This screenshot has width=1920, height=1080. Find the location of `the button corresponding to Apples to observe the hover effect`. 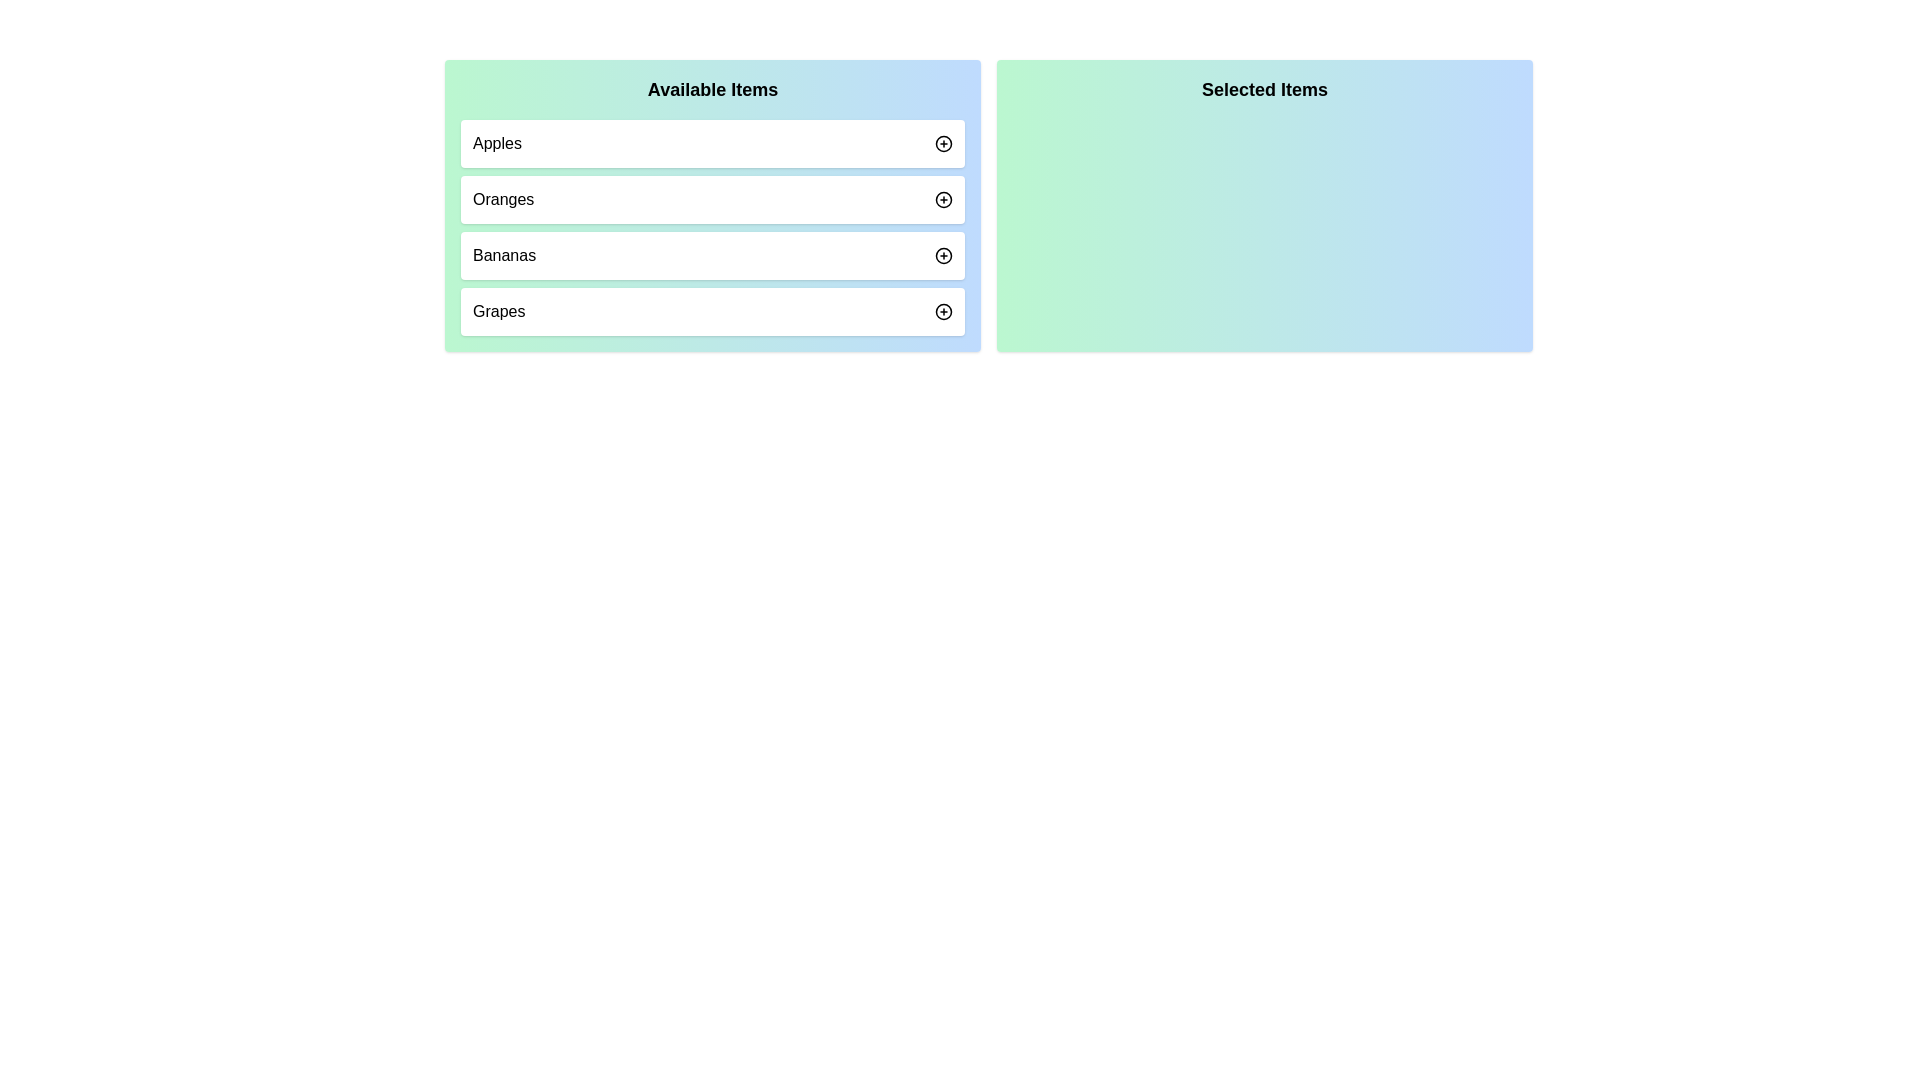

the button corresponding to Apples to observe the hover effect is located at coordinates (943, 142).